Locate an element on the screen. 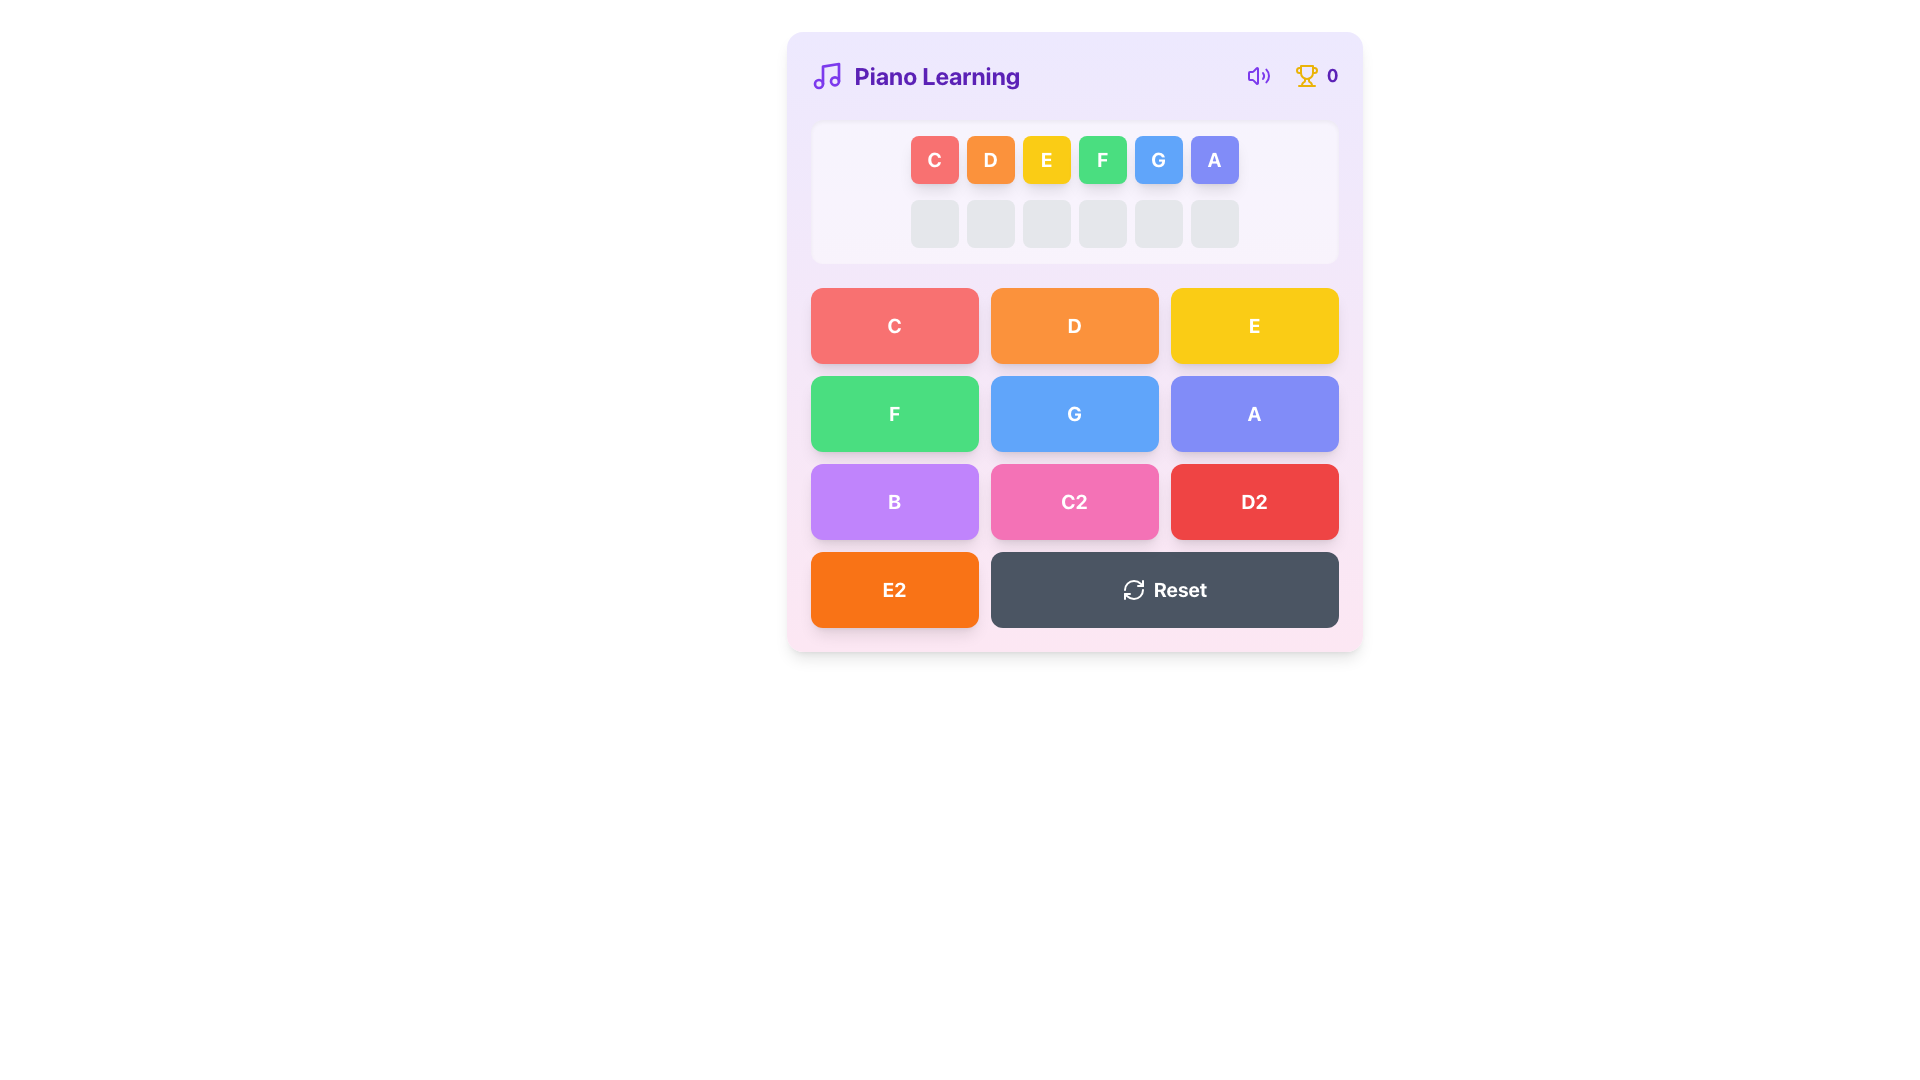 The image size is (1920, 1080). the text label within the button representing a musical note in the first row of the grid interface is located at coordinates (933, 158).